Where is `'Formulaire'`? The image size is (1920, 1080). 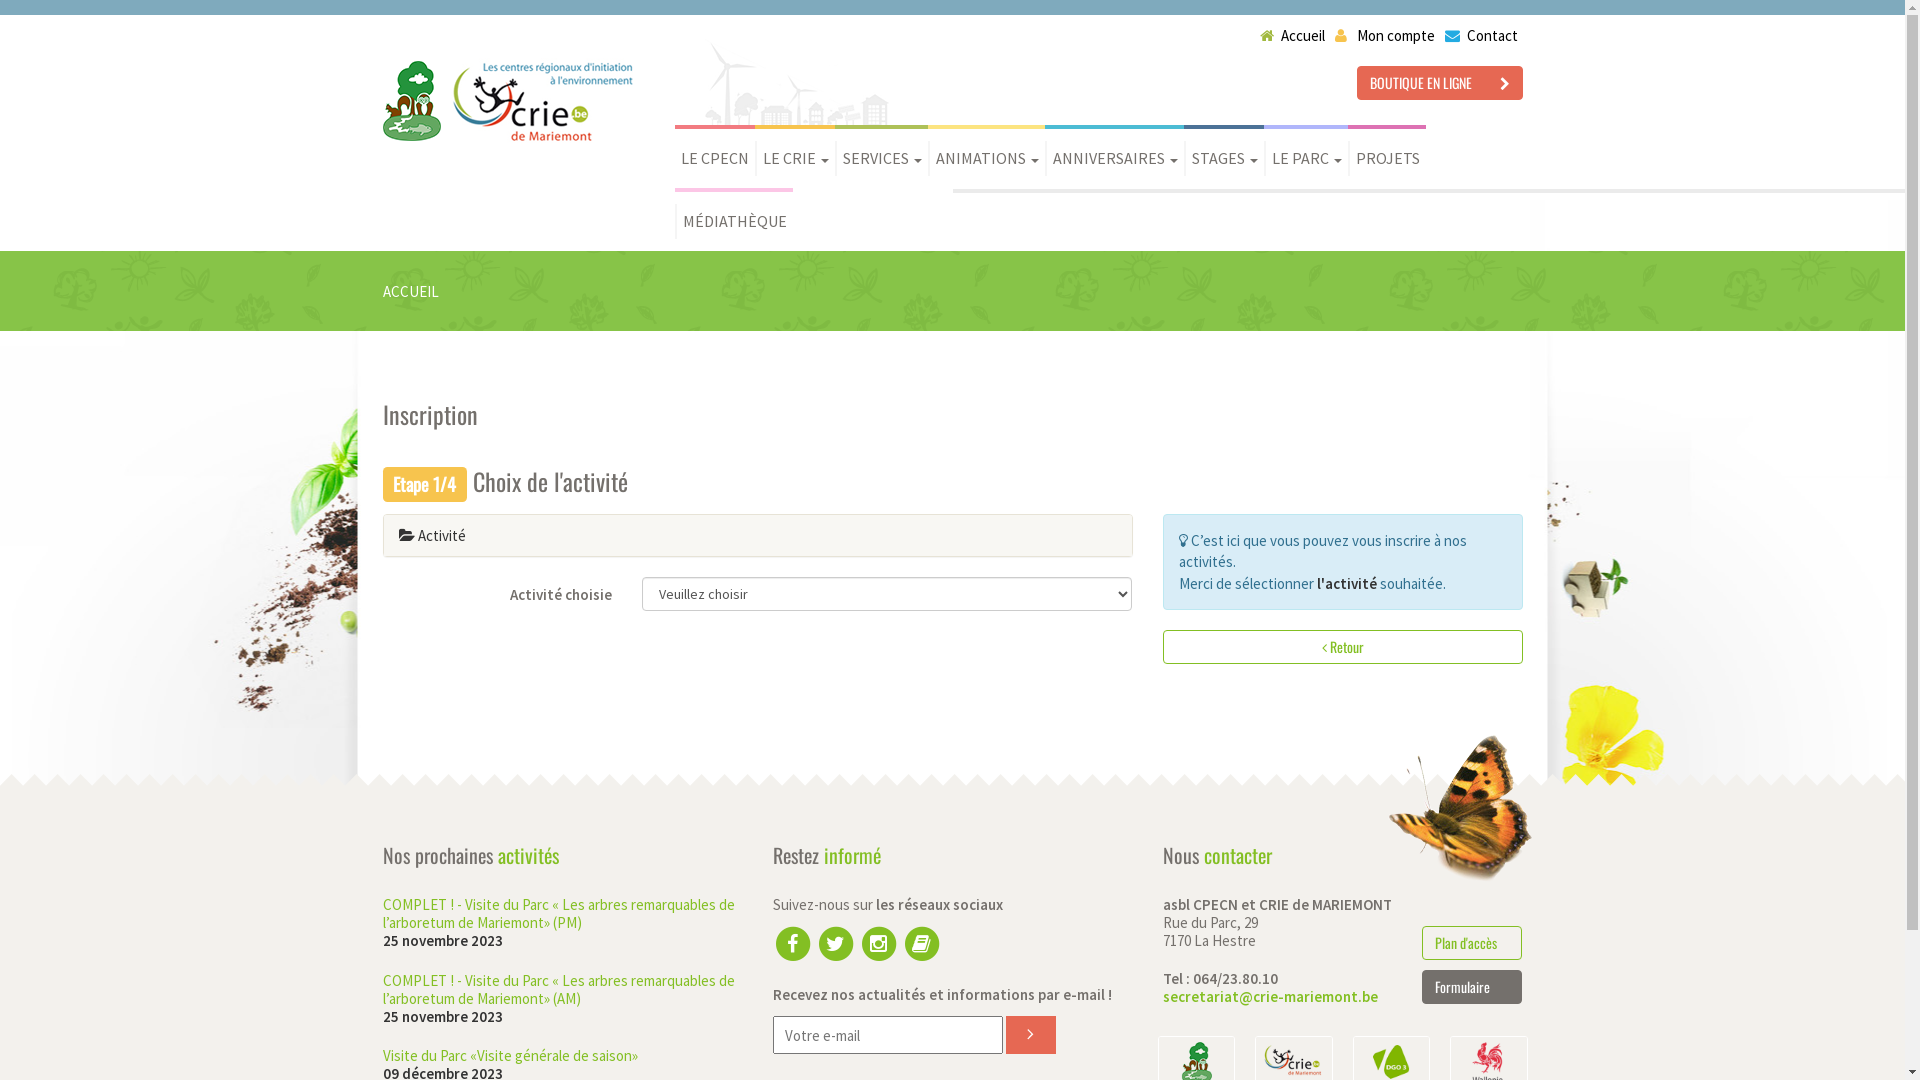
'Formulaire' is located at coordinates (1472, 986).